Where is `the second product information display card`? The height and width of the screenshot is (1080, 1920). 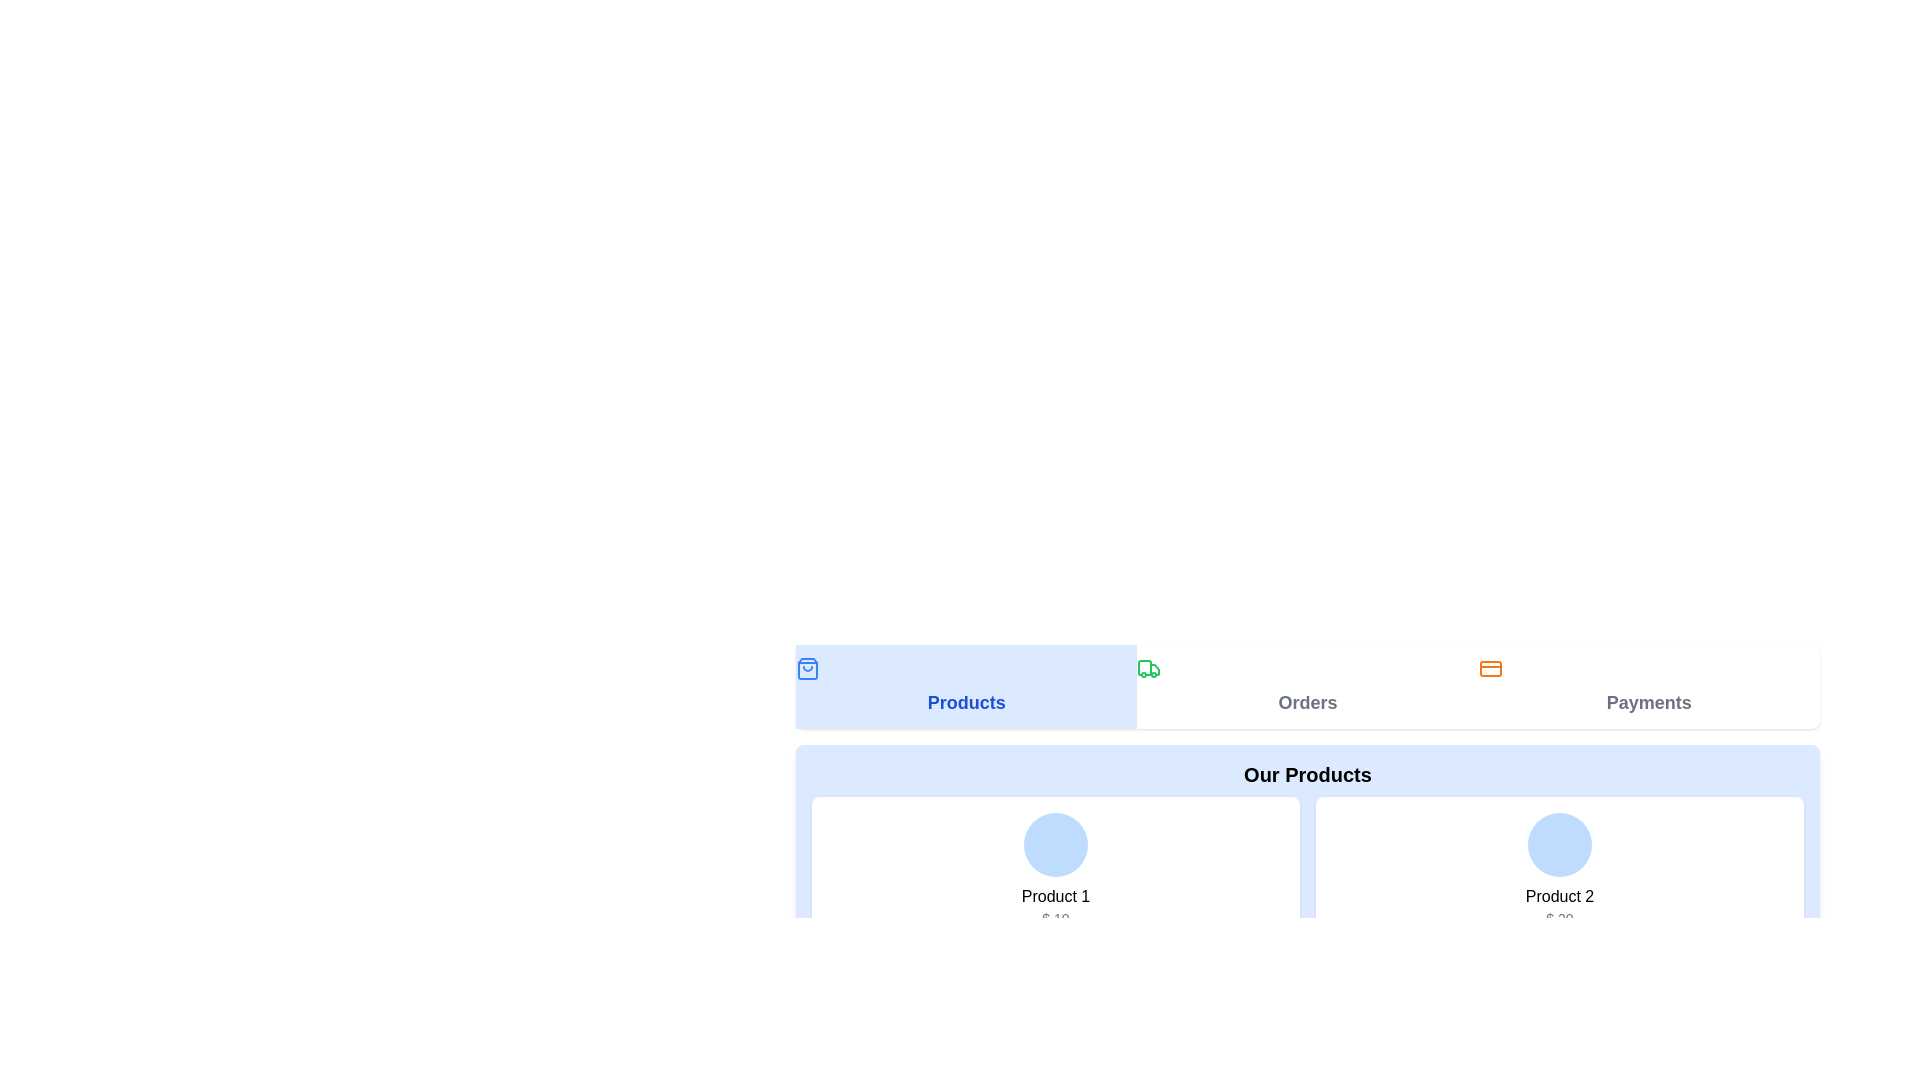 the second product information display card is located at coordinates (1559, 870).